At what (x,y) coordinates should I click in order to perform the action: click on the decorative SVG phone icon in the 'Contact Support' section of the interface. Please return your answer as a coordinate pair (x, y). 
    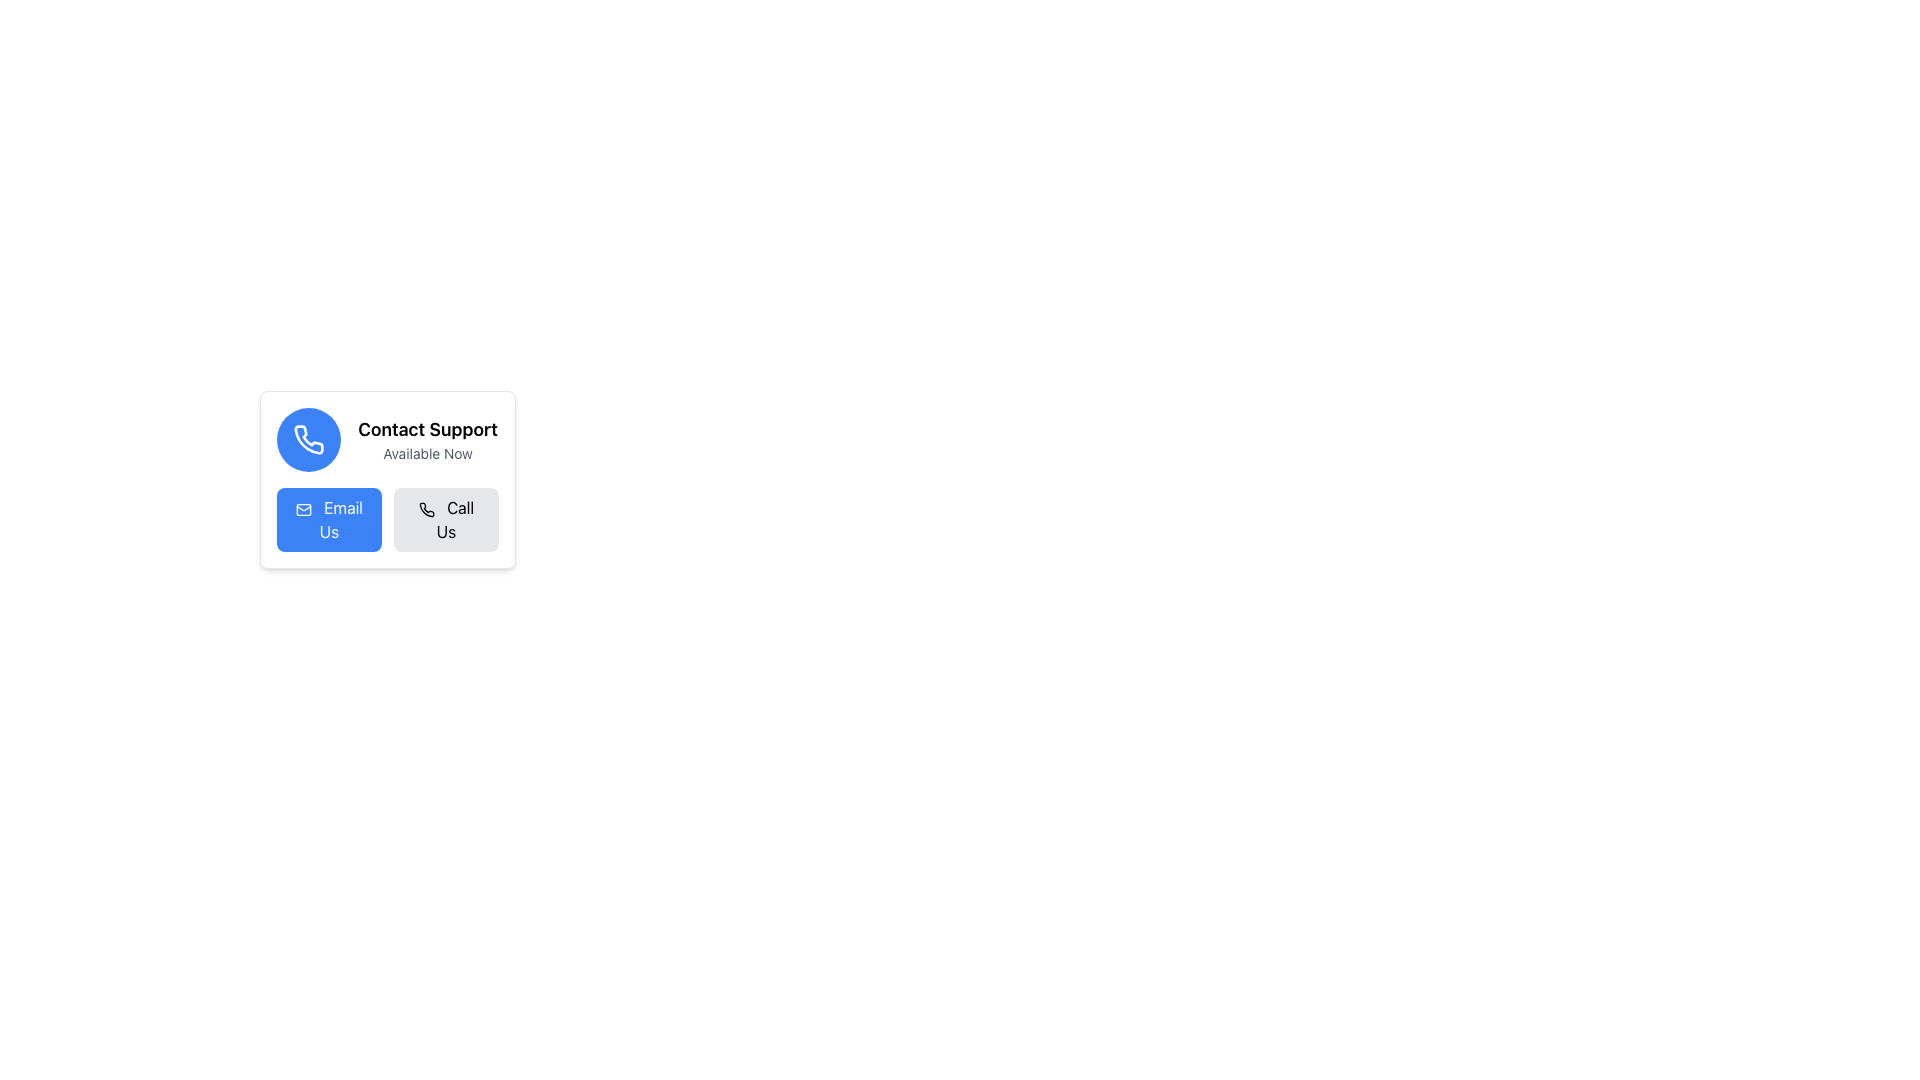
    Looking at the image, I should click on (425, 508).